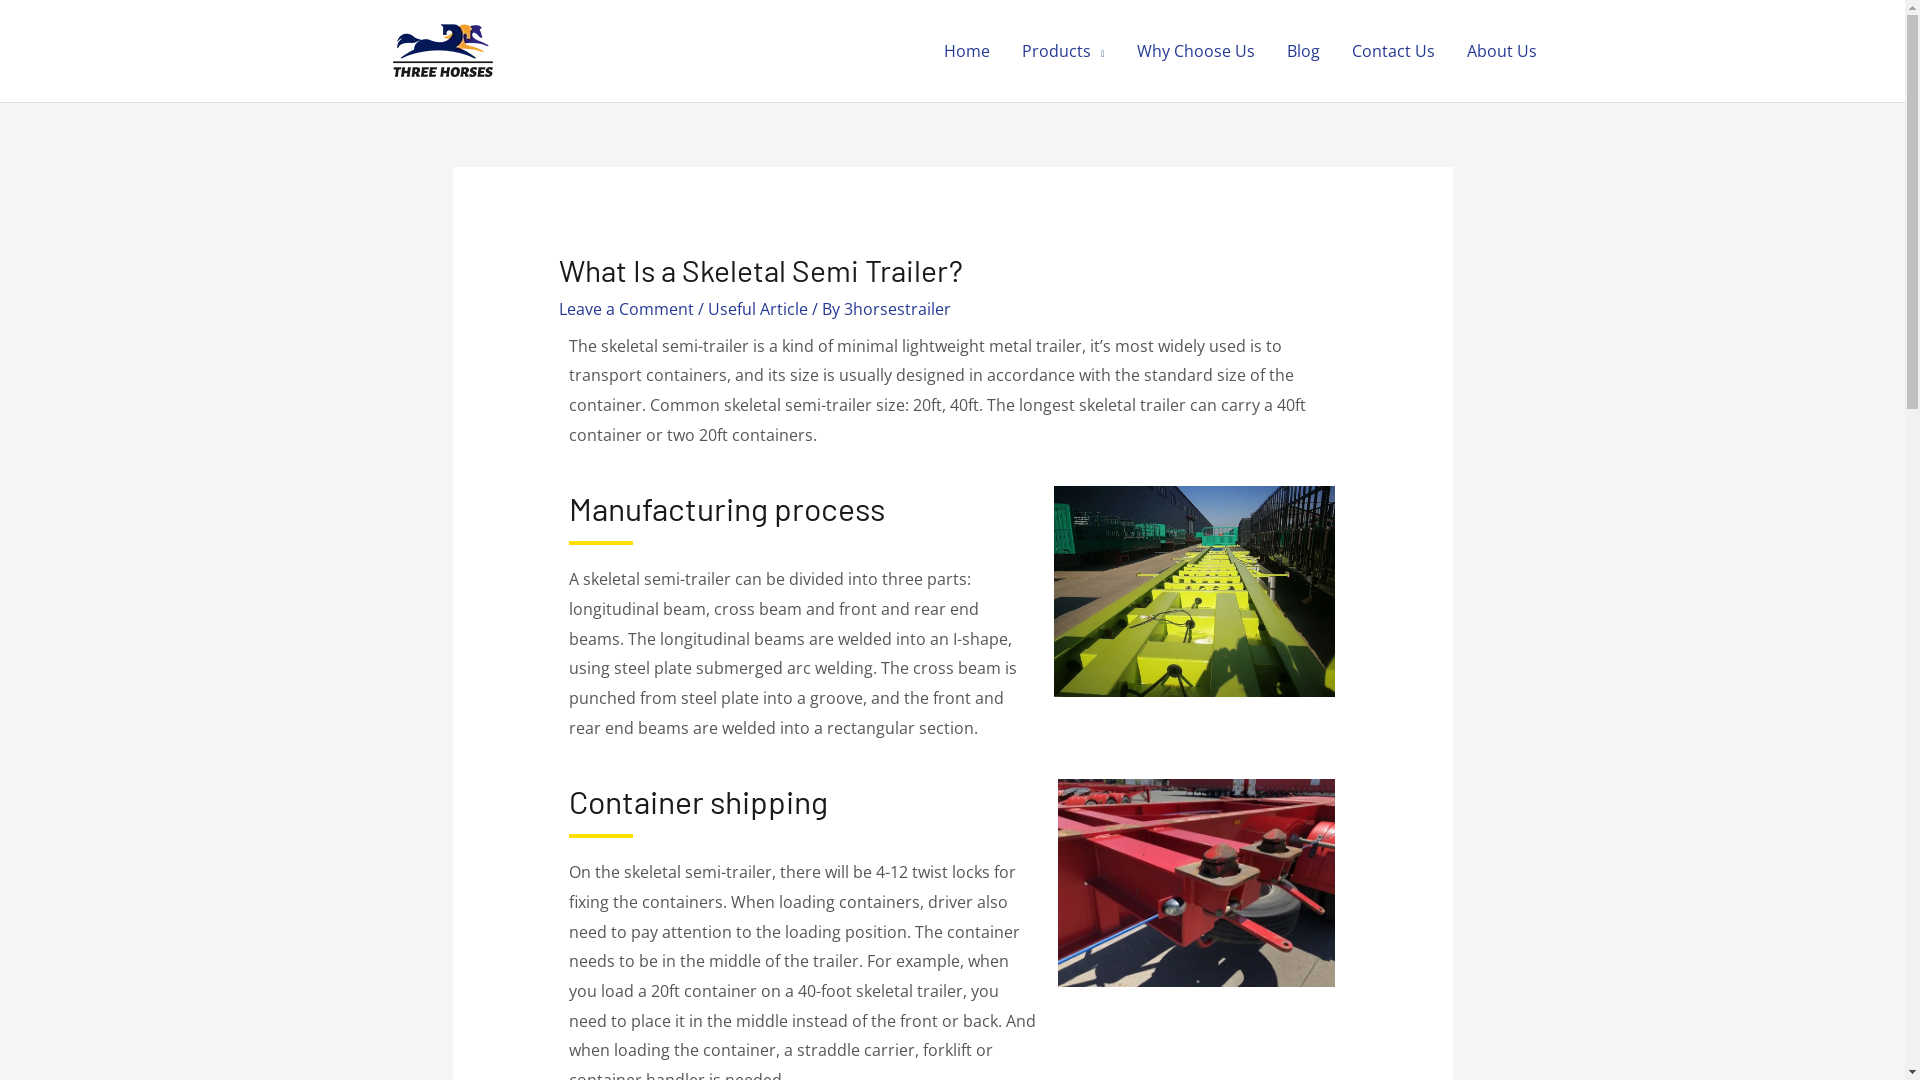 Image resolution: width=1920 pixels, height=1080 pixels. What do you see at coordinates (1062, 49) in the screenshot?
I see `'Products'` at bounding box center [1062, 49].